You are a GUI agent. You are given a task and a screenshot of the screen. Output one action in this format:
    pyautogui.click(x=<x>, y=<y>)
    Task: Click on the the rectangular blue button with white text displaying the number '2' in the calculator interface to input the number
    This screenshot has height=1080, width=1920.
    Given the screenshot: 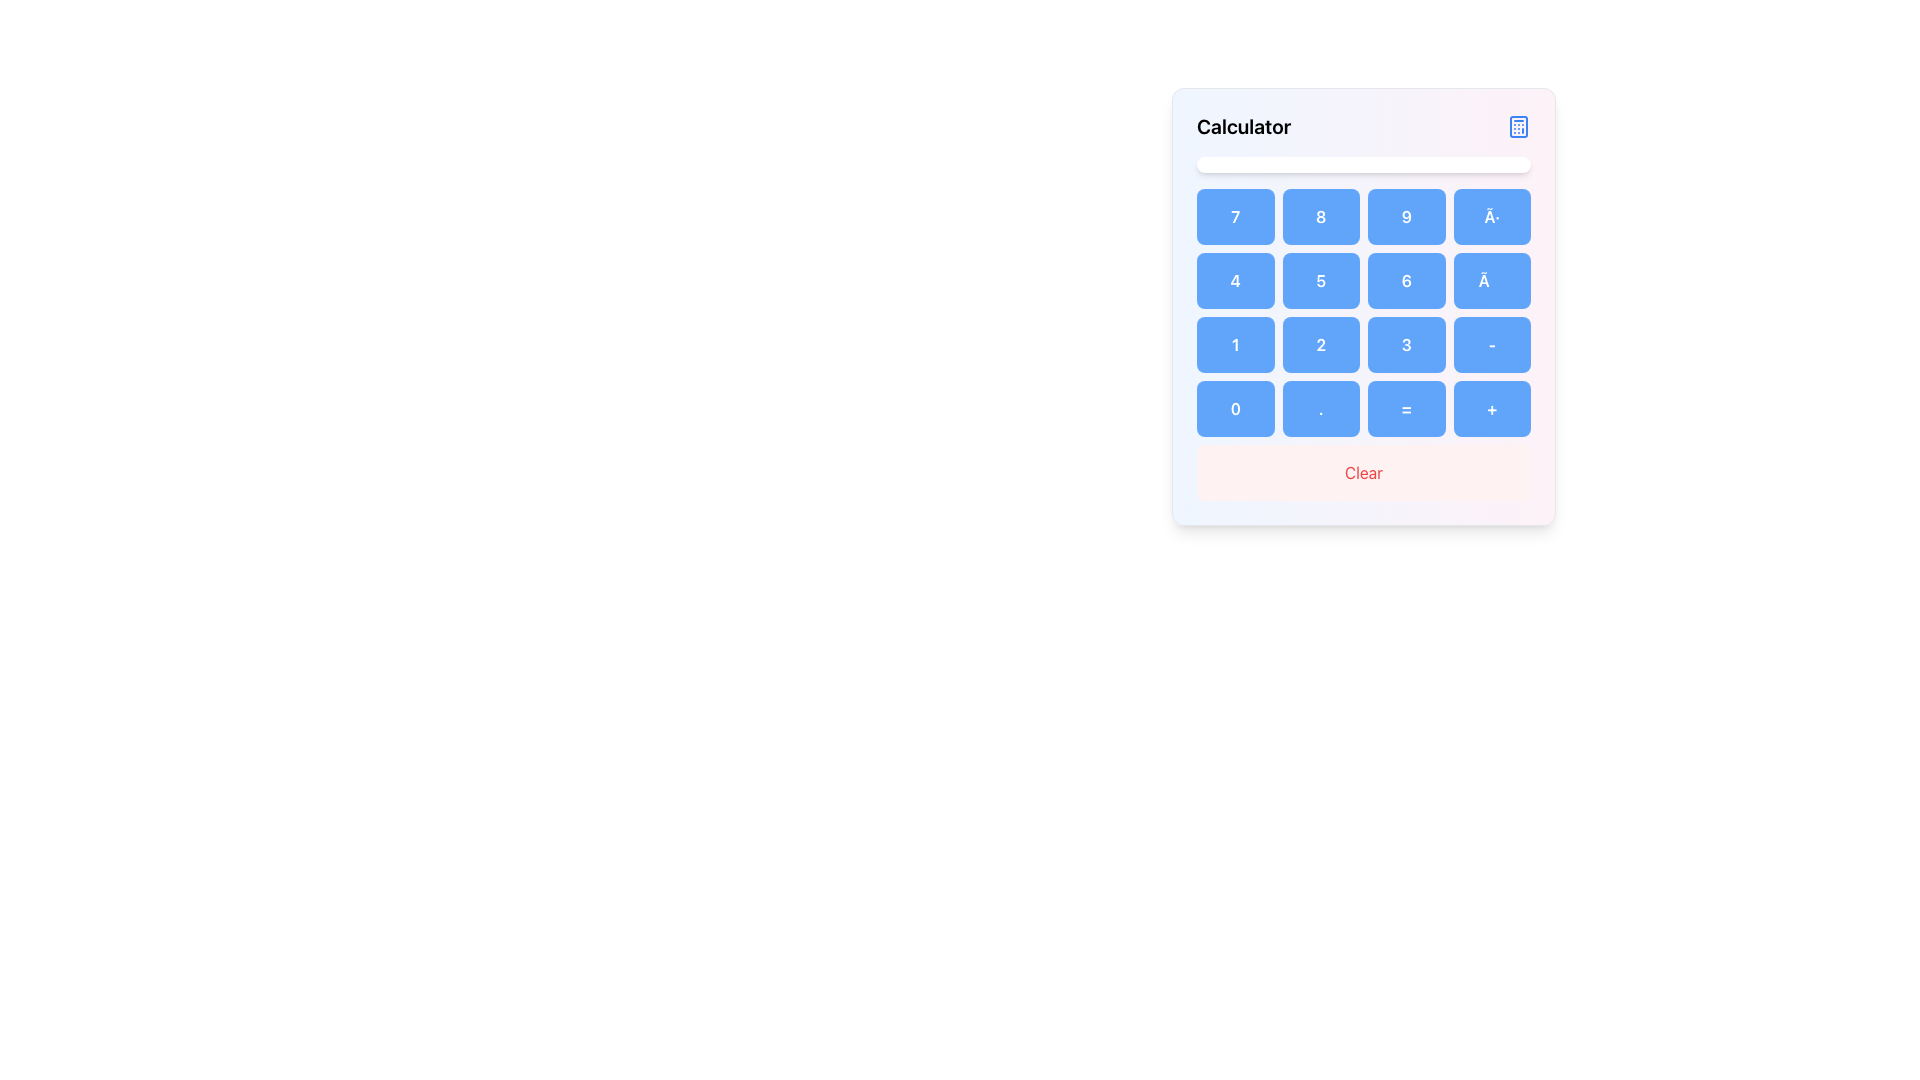 What is the action you would take?
    pyautogui.click(x=1321, y=343)
    